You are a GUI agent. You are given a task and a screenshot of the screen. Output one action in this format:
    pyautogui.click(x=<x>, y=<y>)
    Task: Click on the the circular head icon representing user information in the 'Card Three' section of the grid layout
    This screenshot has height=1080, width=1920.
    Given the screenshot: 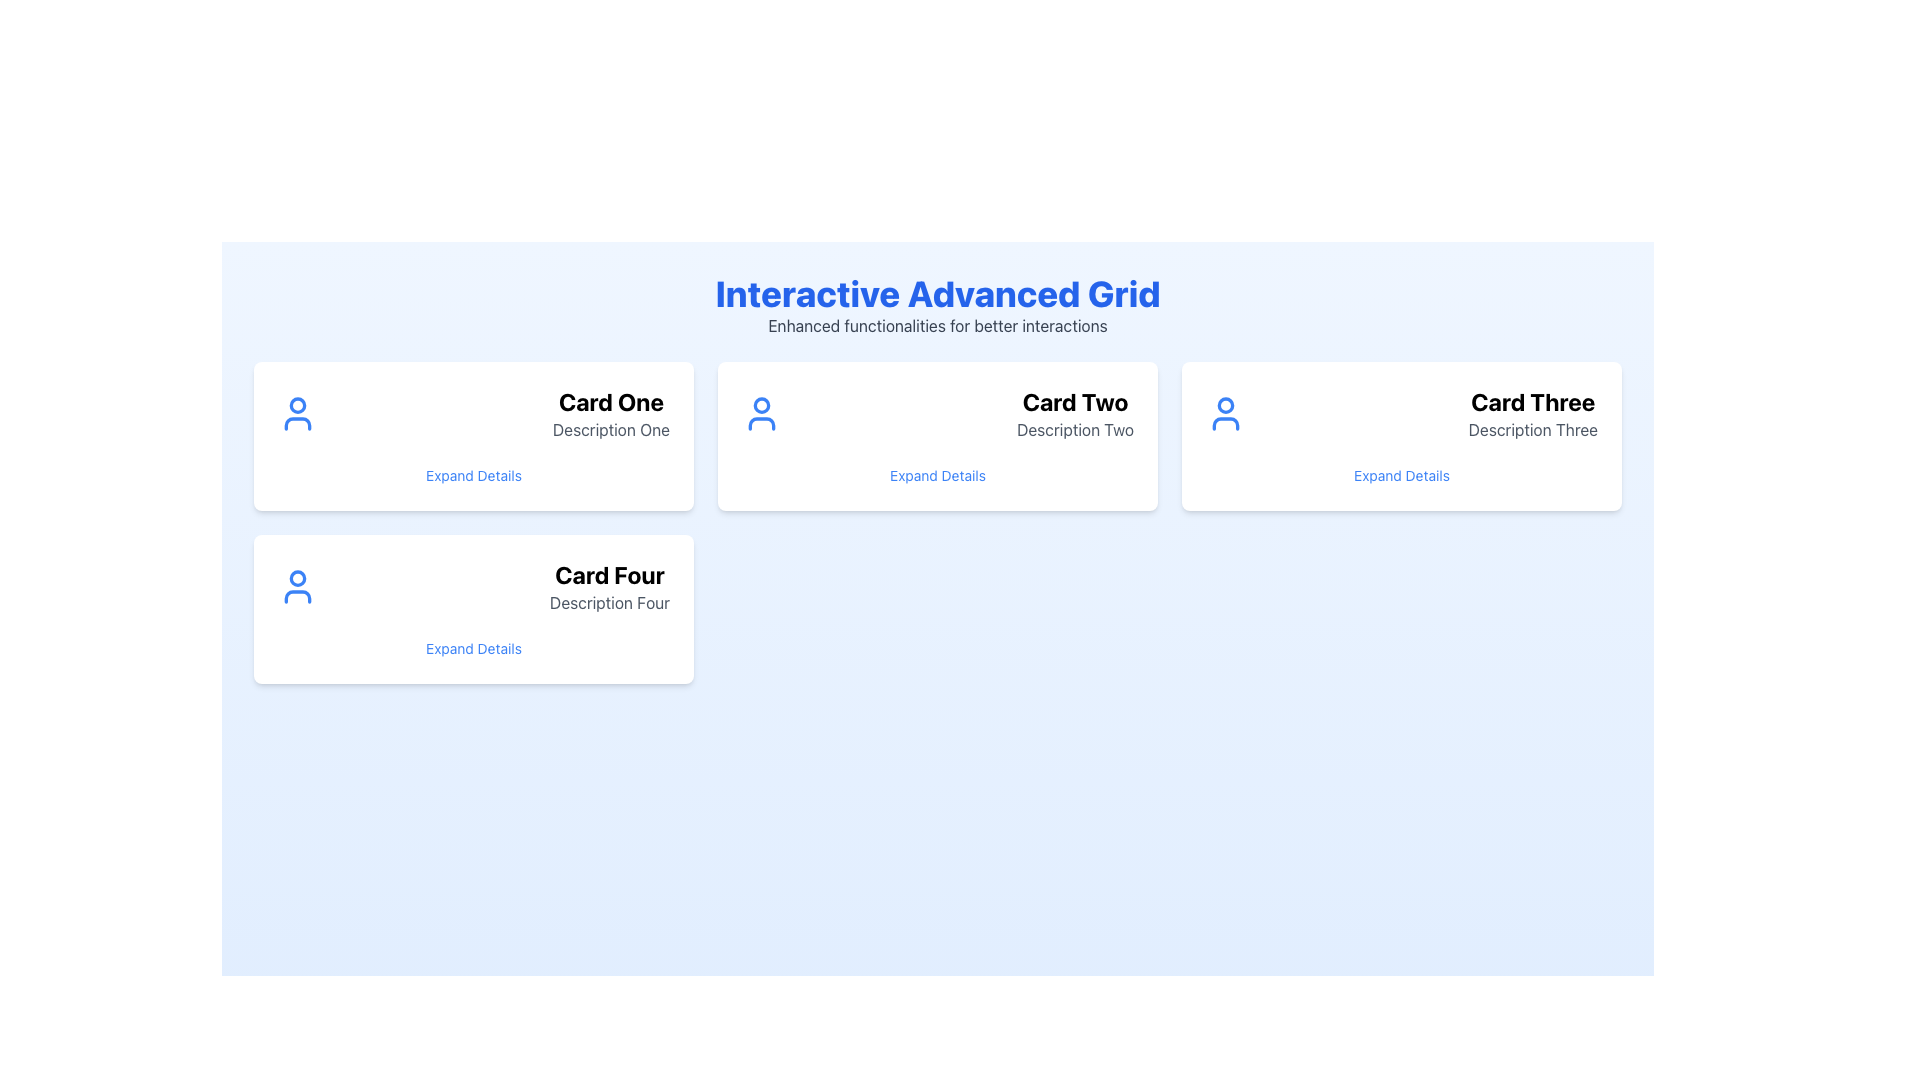 What is the action you would take?
    pyautogui.click(x=1224, y=405)
    